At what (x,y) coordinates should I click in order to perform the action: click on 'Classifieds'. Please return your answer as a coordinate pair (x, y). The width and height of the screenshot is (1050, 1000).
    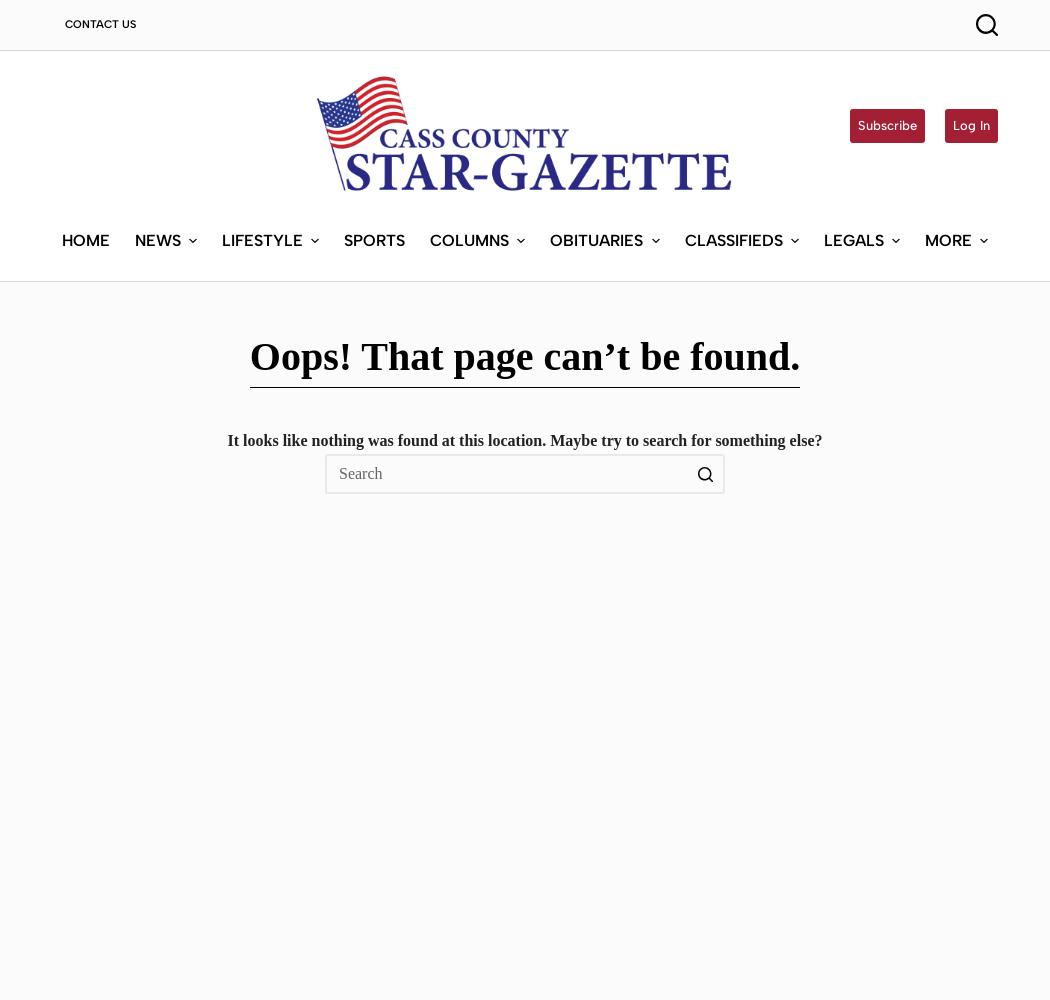
    Looking at the image, I should click on (732, 238).